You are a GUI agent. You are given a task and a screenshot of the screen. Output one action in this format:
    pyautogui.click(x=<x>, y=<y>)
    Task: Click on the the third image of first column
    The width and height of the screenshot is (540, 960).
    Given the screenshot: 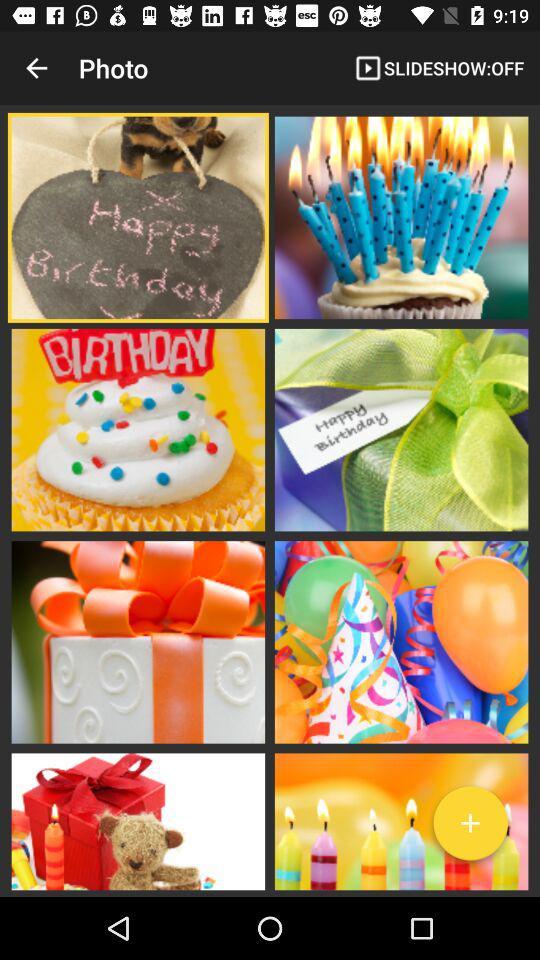 What is the action you would take?
    pyautogui.click(x=137, y=640)
    